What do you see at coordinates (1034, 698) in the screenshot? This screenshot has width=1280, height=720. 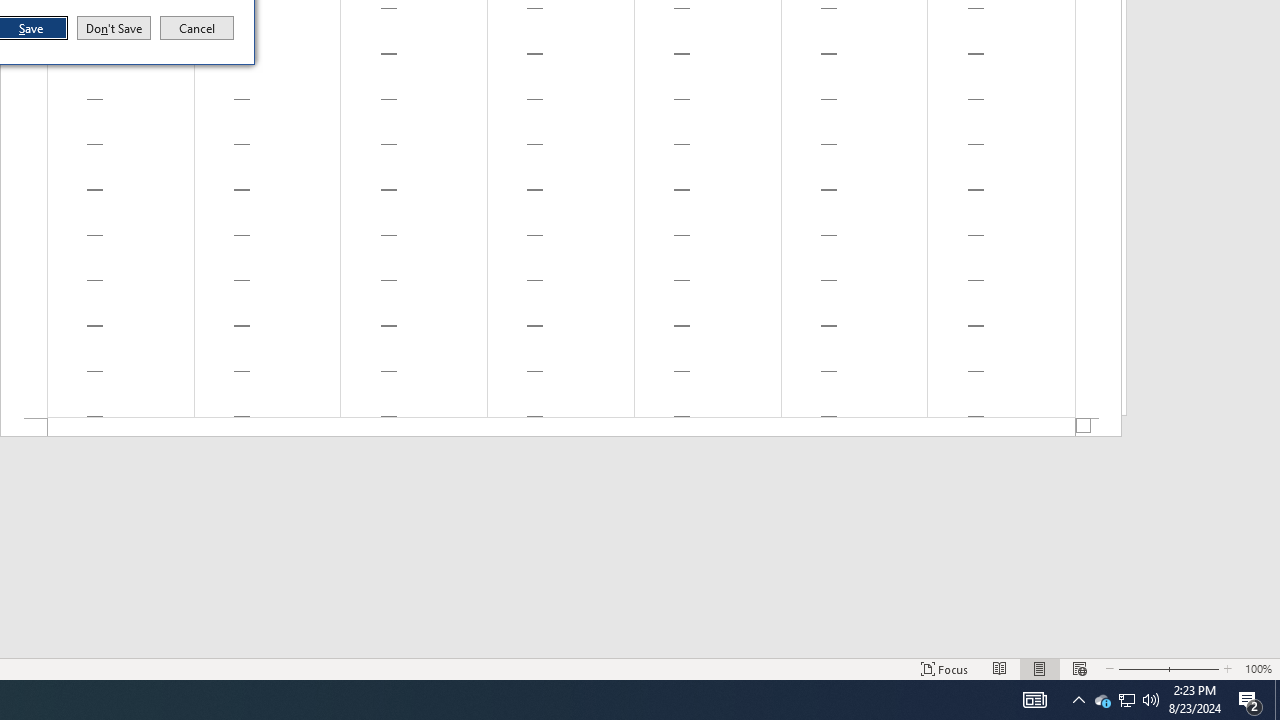 I see `'AutomationID: 4105'` at bounding box center [1034, 698].